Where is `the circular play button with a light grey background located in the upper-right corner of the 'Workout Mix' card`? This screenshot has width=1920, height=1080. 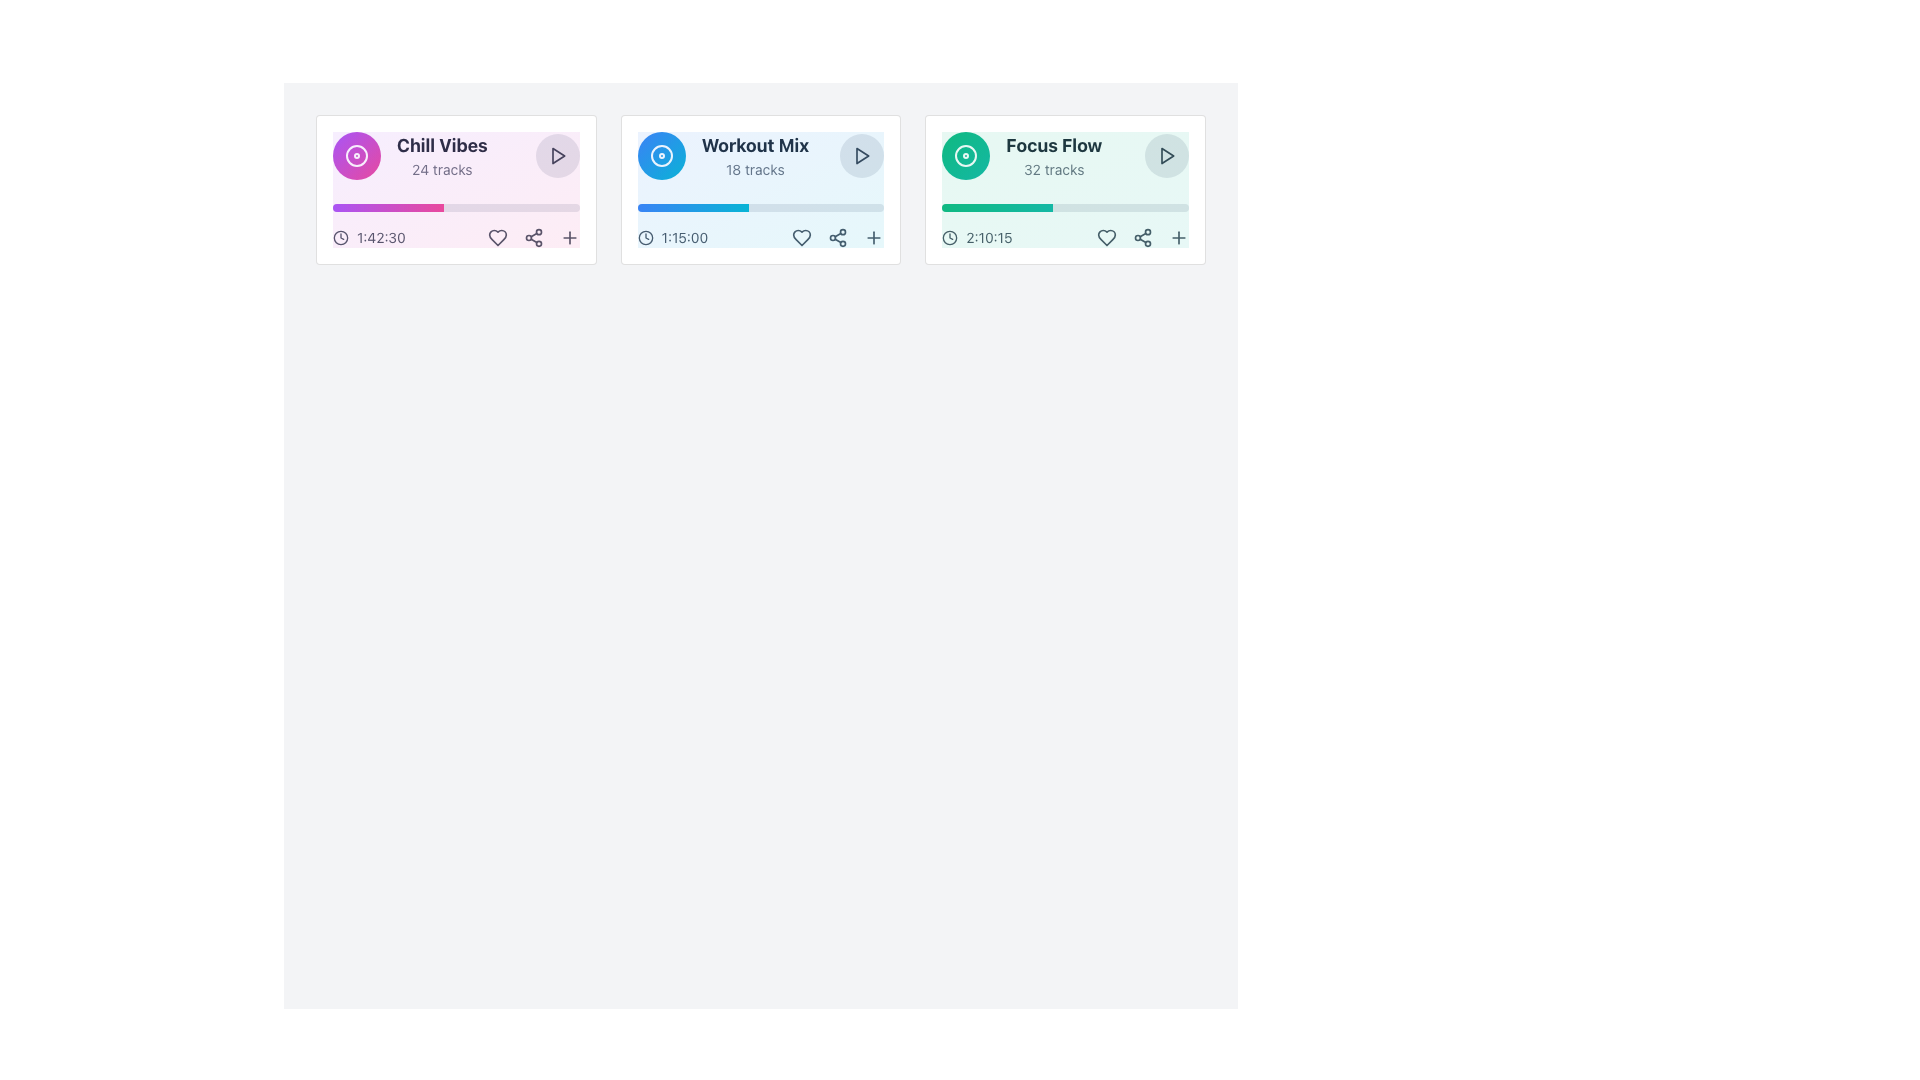 the circular play button with a light grey background located in the upper-right corner of the 'Workout Mix' card is located at coordinates (862, 154).